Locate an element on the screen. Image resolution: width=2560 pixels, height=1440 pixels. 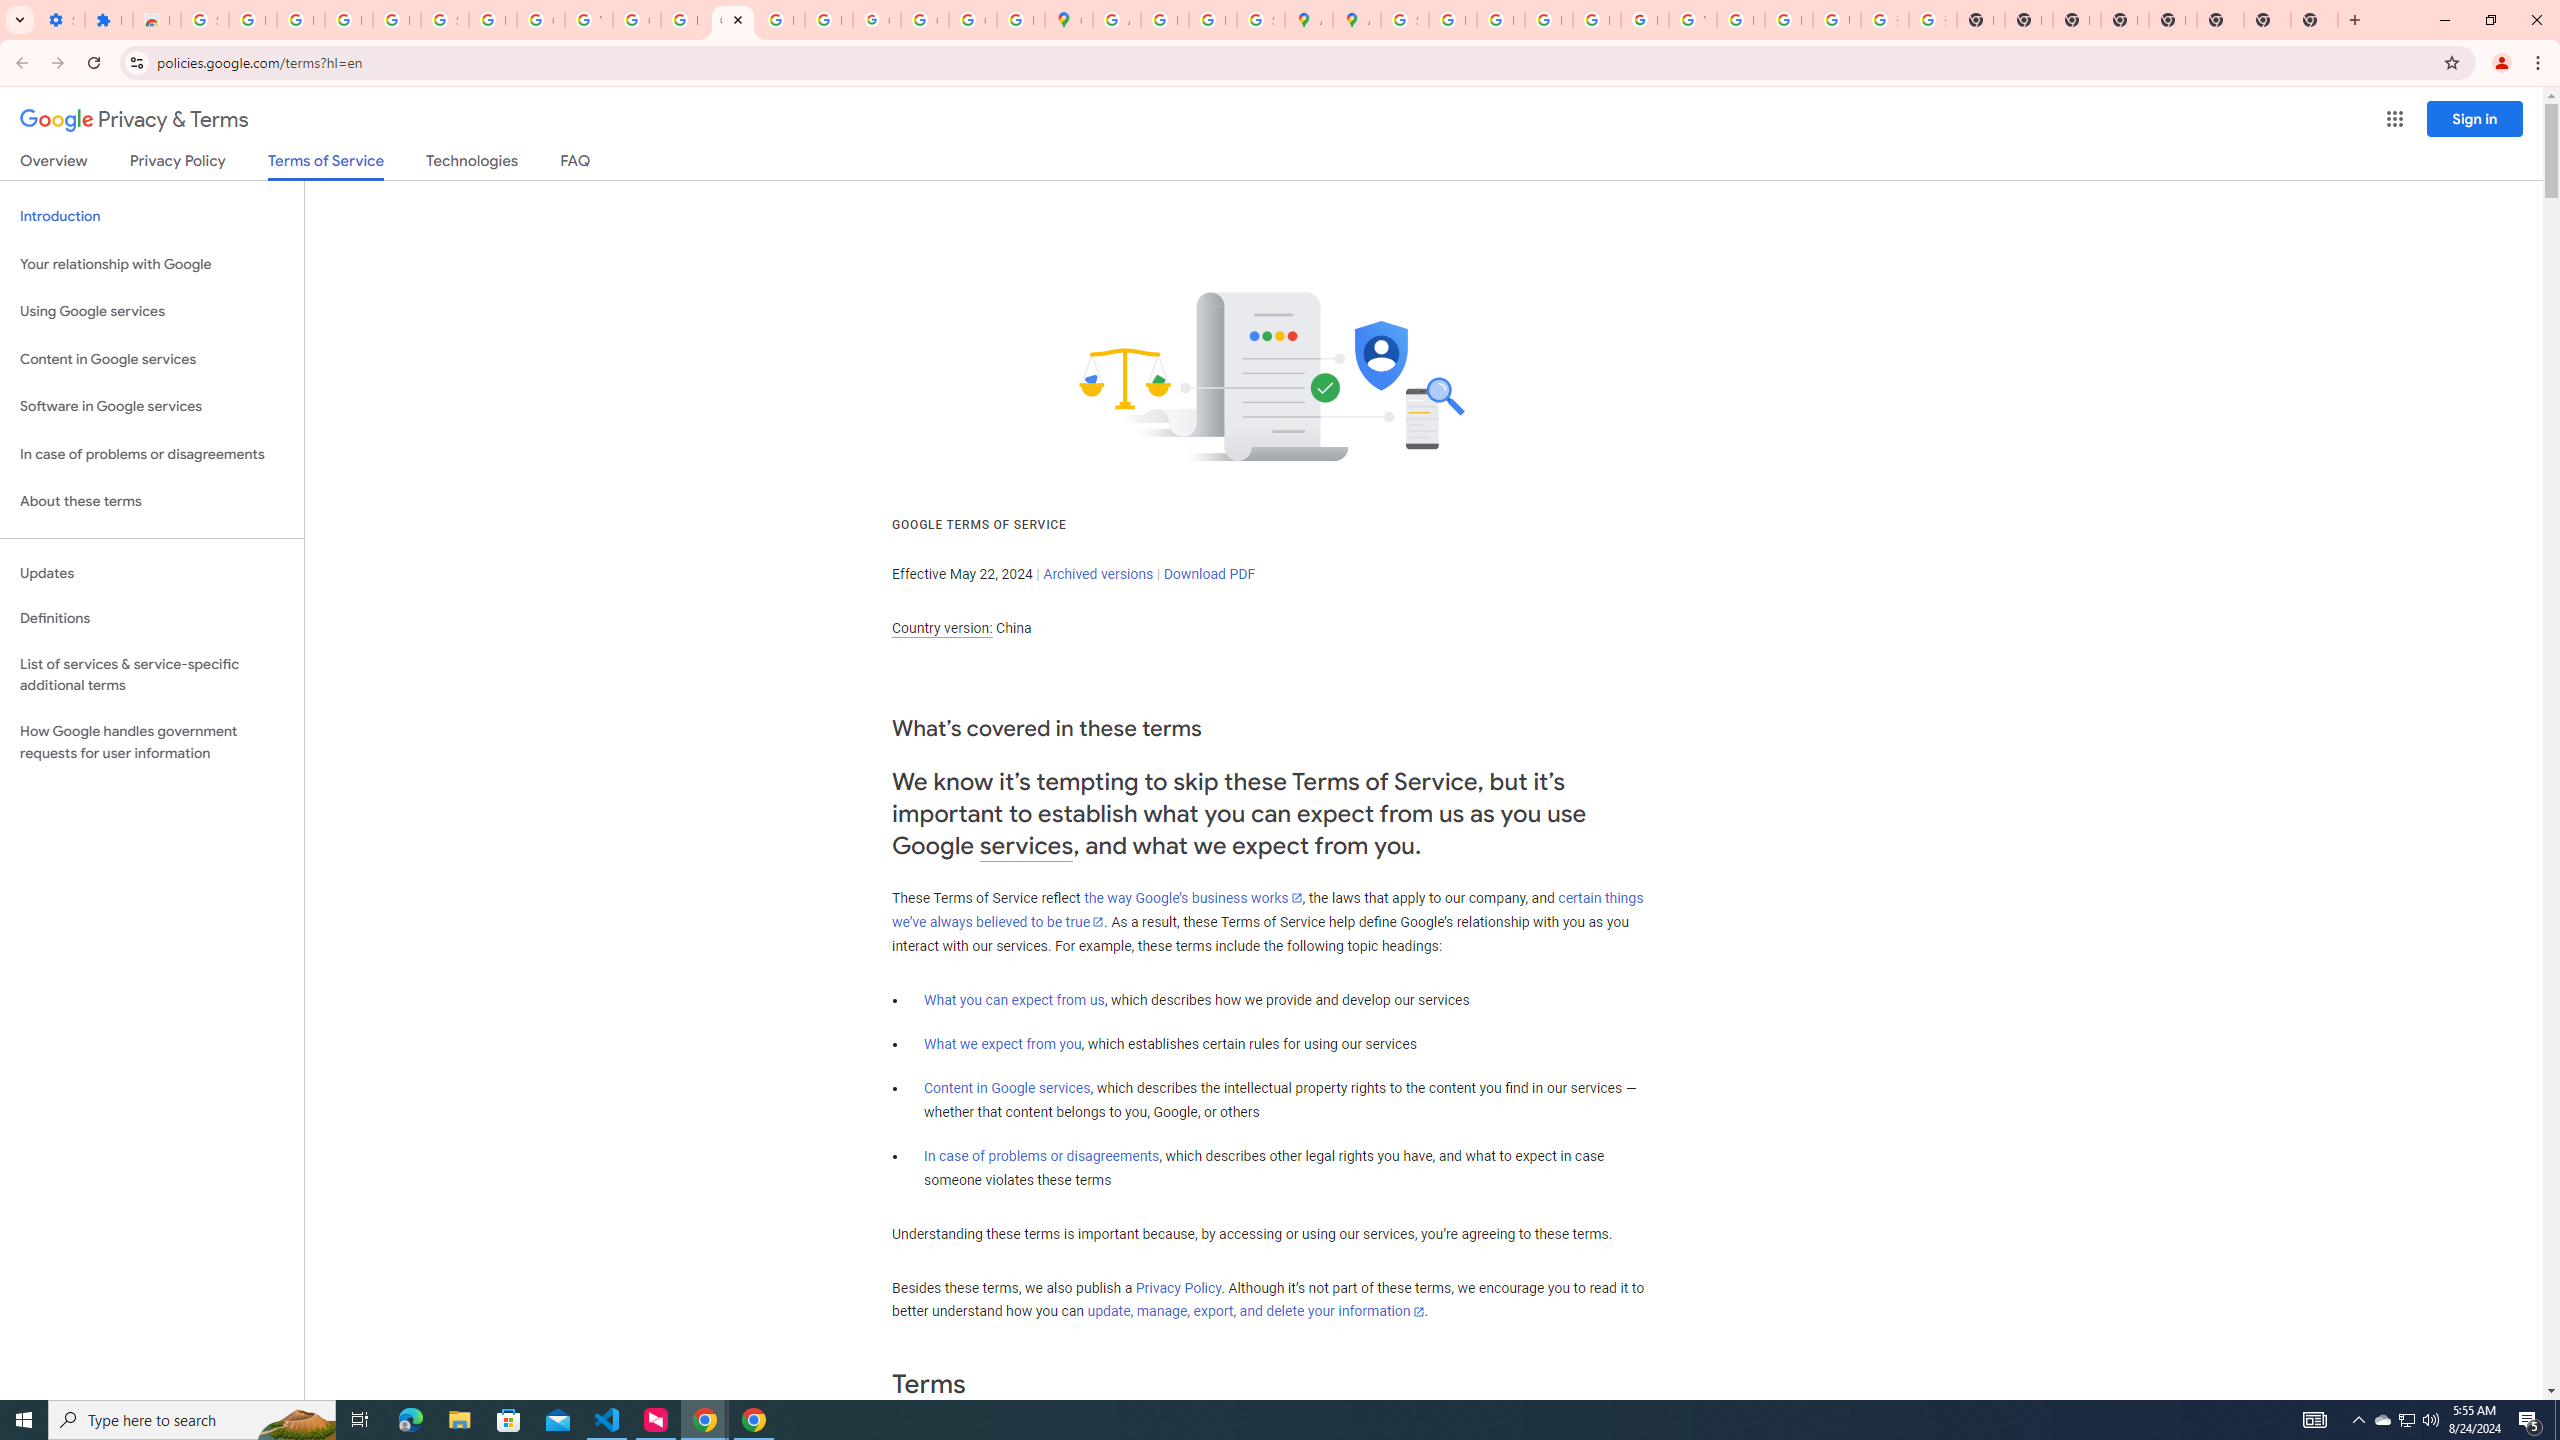
'List of services & service-specific additional terms' is located at coordinates (151, 674).